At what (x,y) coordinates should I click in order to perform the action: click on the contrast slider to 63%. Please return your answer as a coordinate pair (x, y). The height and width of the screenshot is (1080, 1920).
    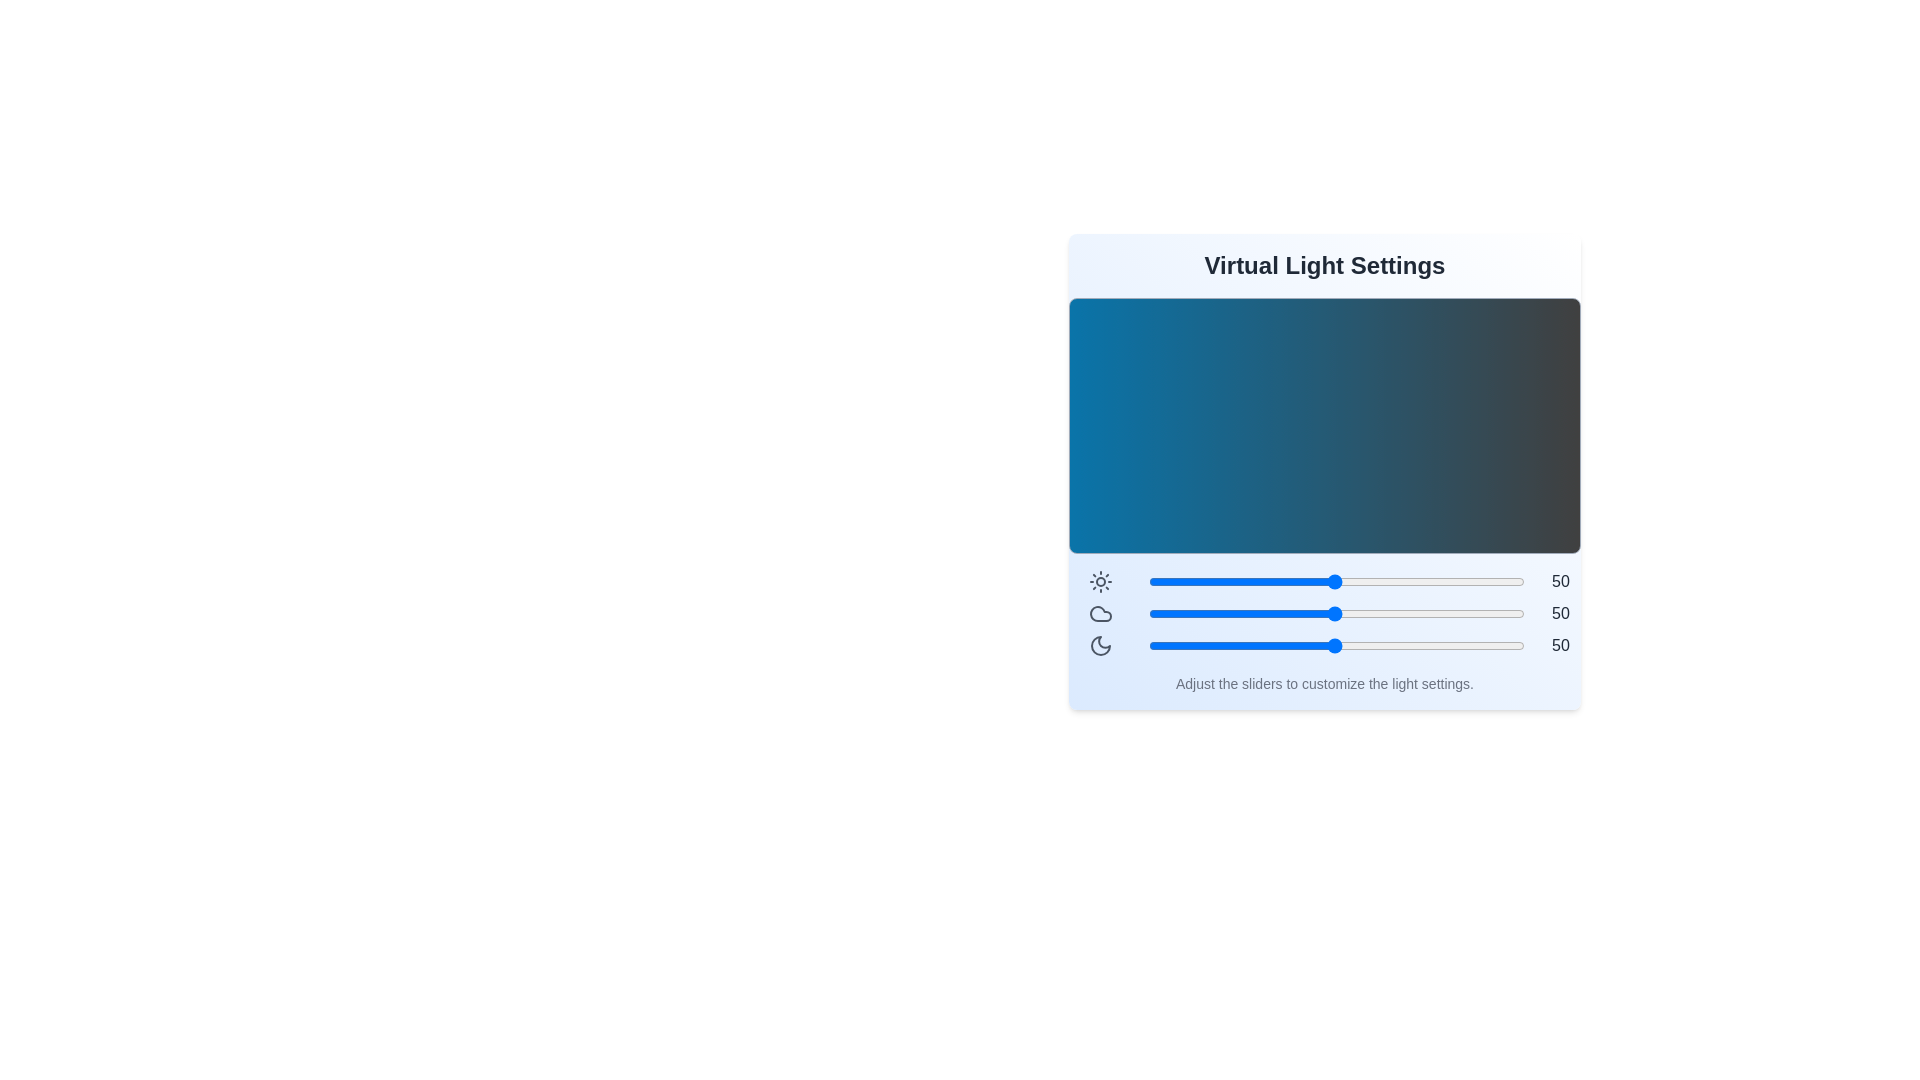
    Looking at the image, I should click on (1383, 582).